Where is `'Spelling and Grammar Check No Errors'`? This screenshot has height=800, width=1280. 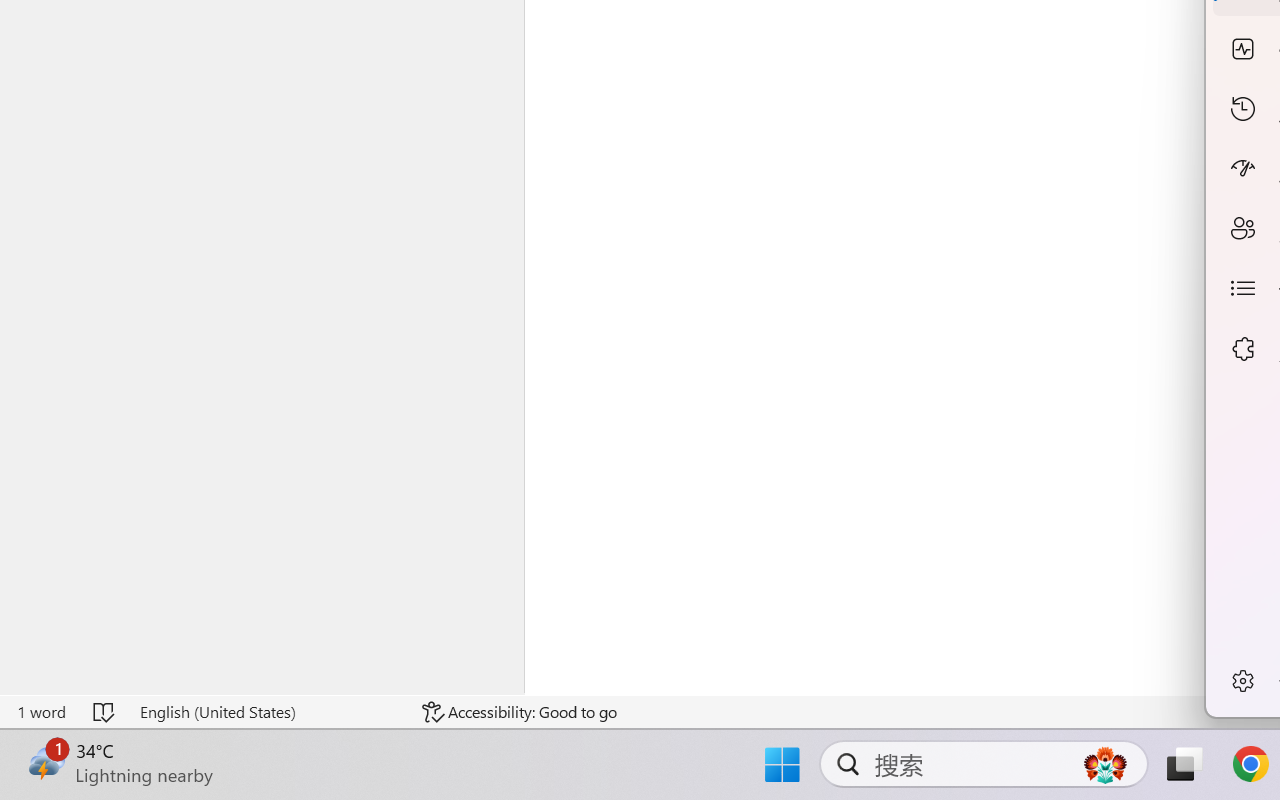
'Spelling and Grammar Check No Errors' is located at coordinates (104, 711).